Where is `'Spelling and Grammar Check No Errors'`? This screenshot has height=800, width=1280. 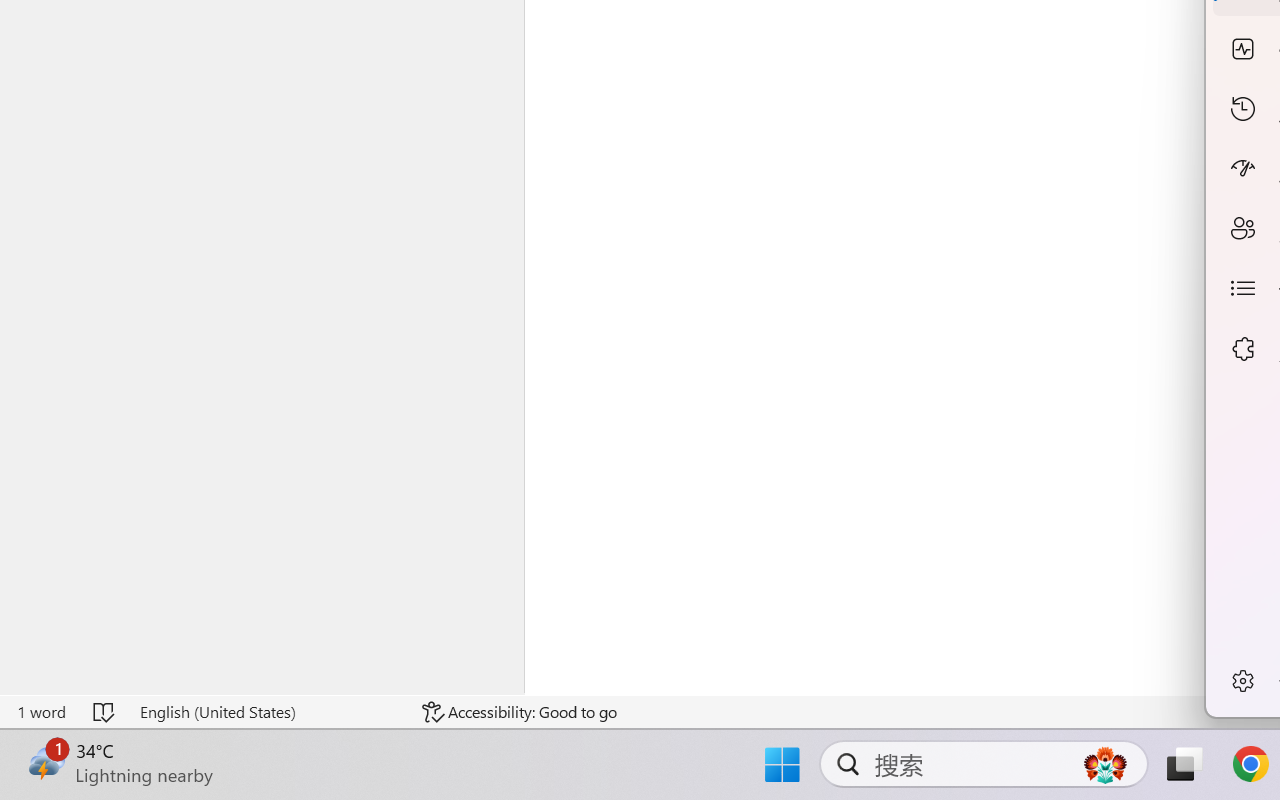
'Spelling and Grammar Check No Errors' is located at coordinates (104, 711).